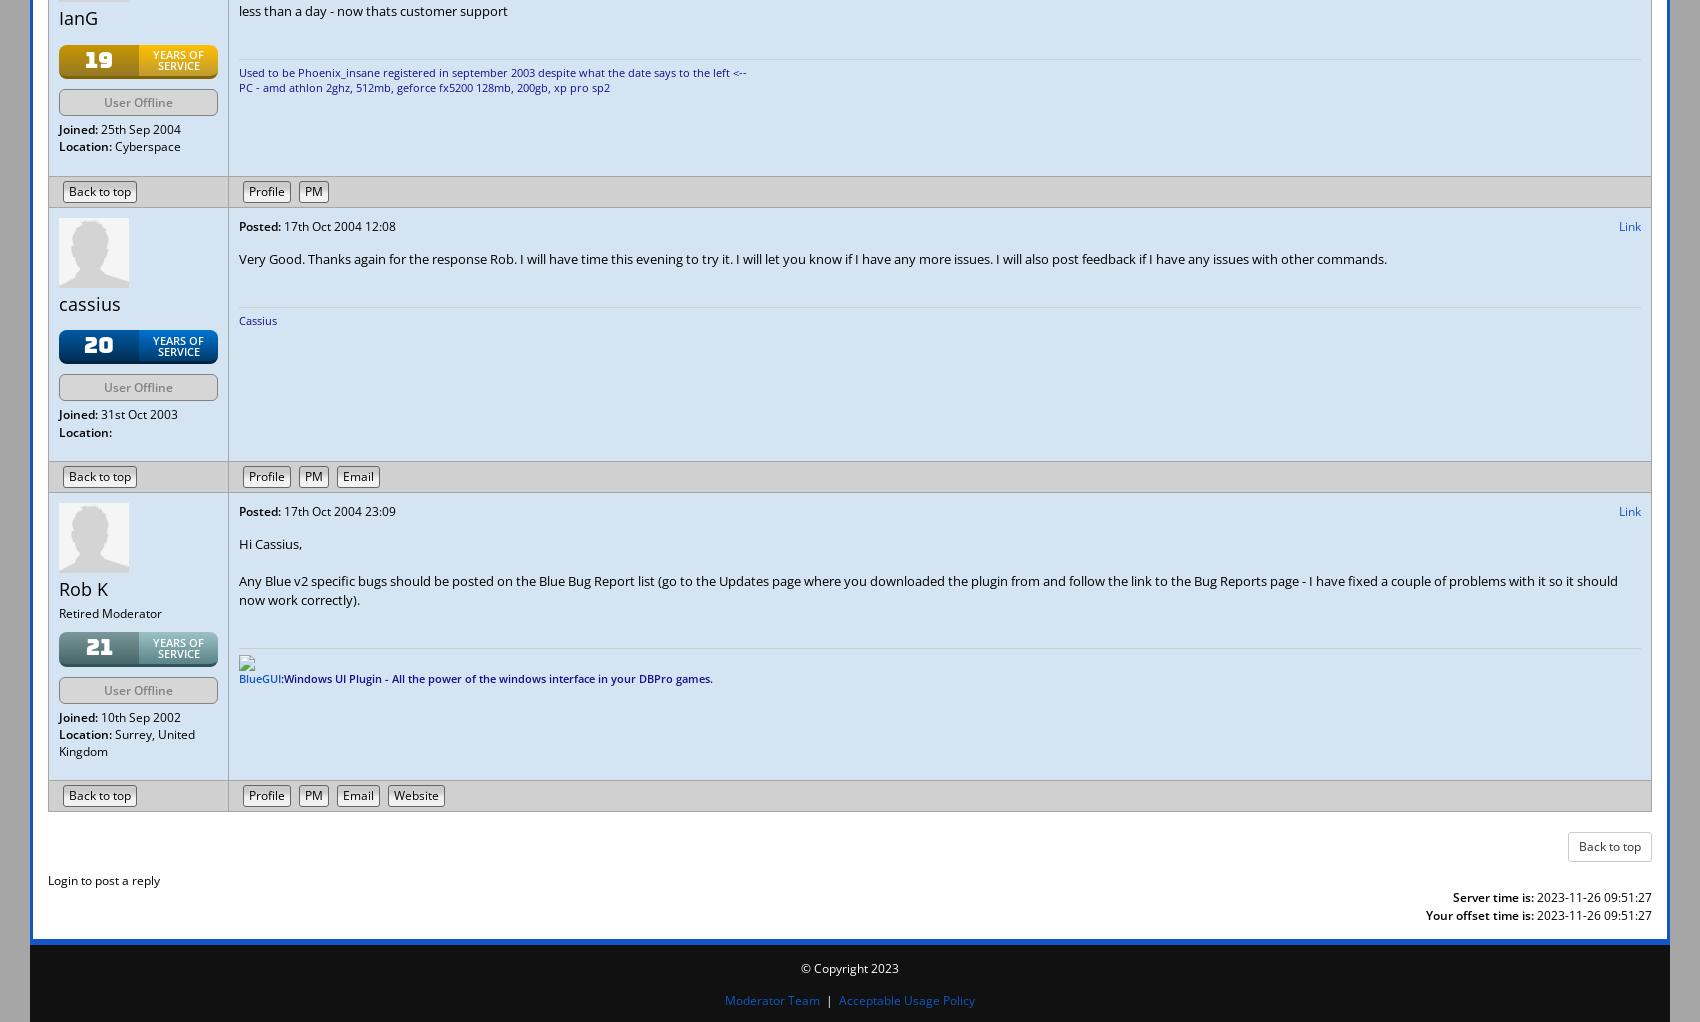 The image size is (1700, 1022). I want to click on '25th Sep 2004', so click(138, 129).